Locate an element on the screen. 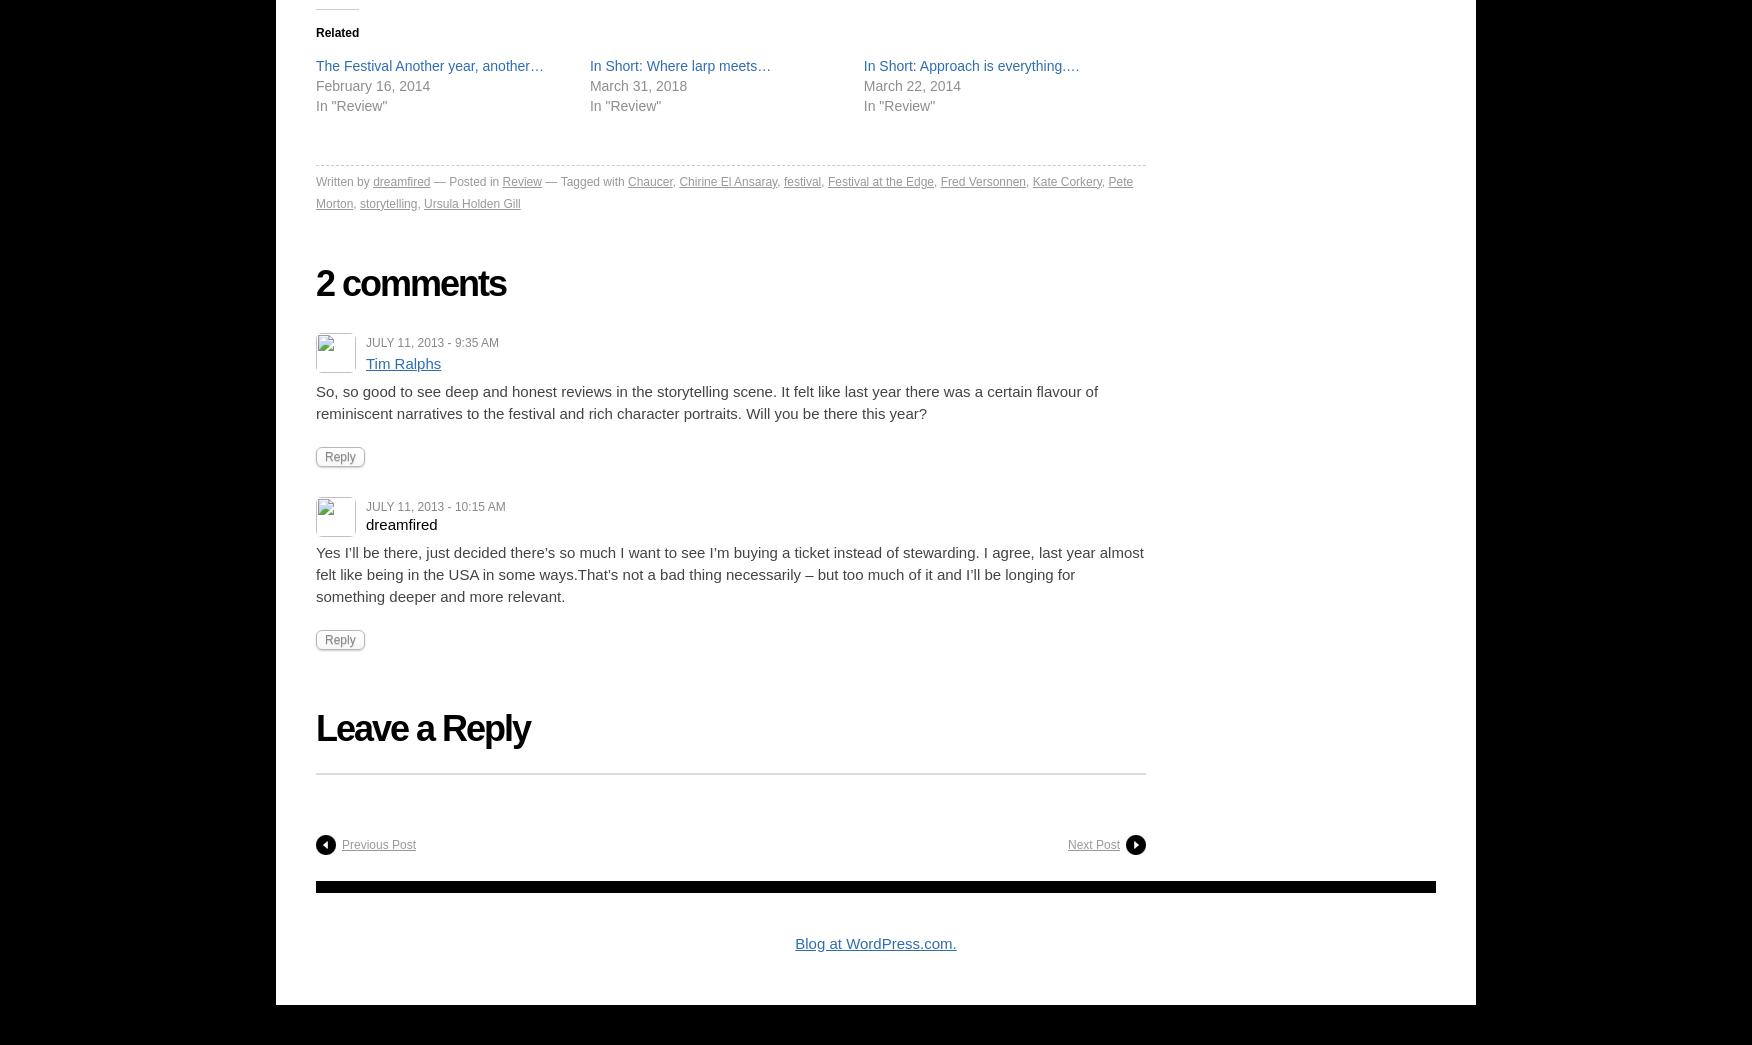 This screenshot has width=1752, height=1045. 'Tim Ralphs' is located at coordinates (402, 361).